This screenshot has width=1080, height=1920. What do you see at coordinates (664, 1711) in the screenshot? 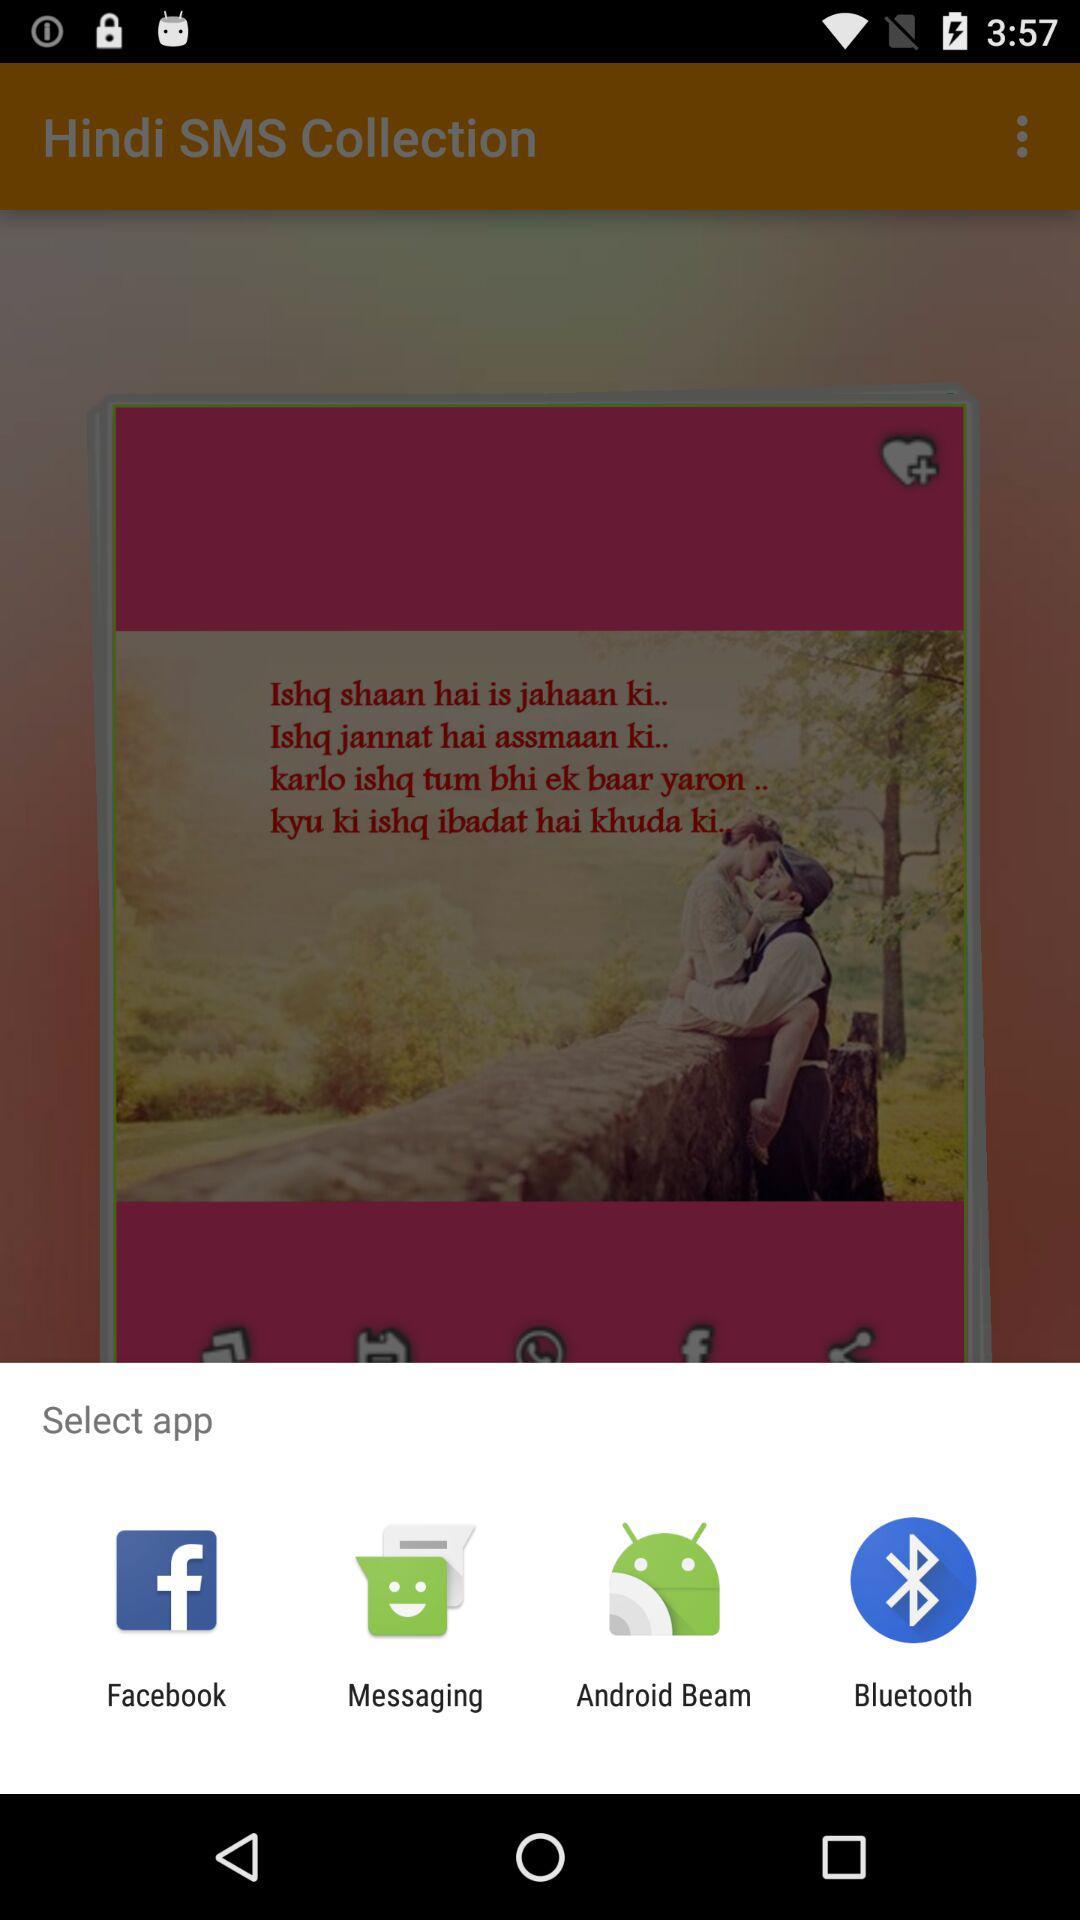
I see `app to the left of the bluetooth app` at bounding box center [664, 1711].